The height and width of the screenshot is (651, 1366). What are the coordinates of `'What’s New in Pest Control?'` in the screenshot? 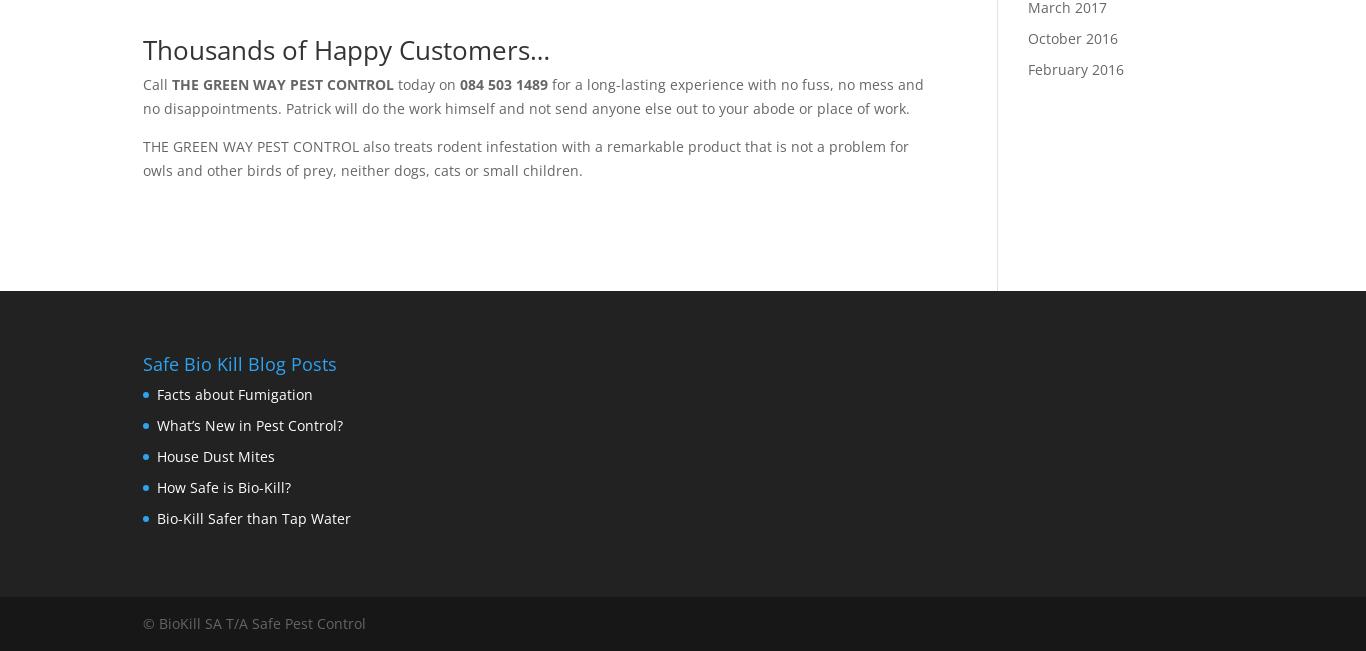 It's located at (249, 425).